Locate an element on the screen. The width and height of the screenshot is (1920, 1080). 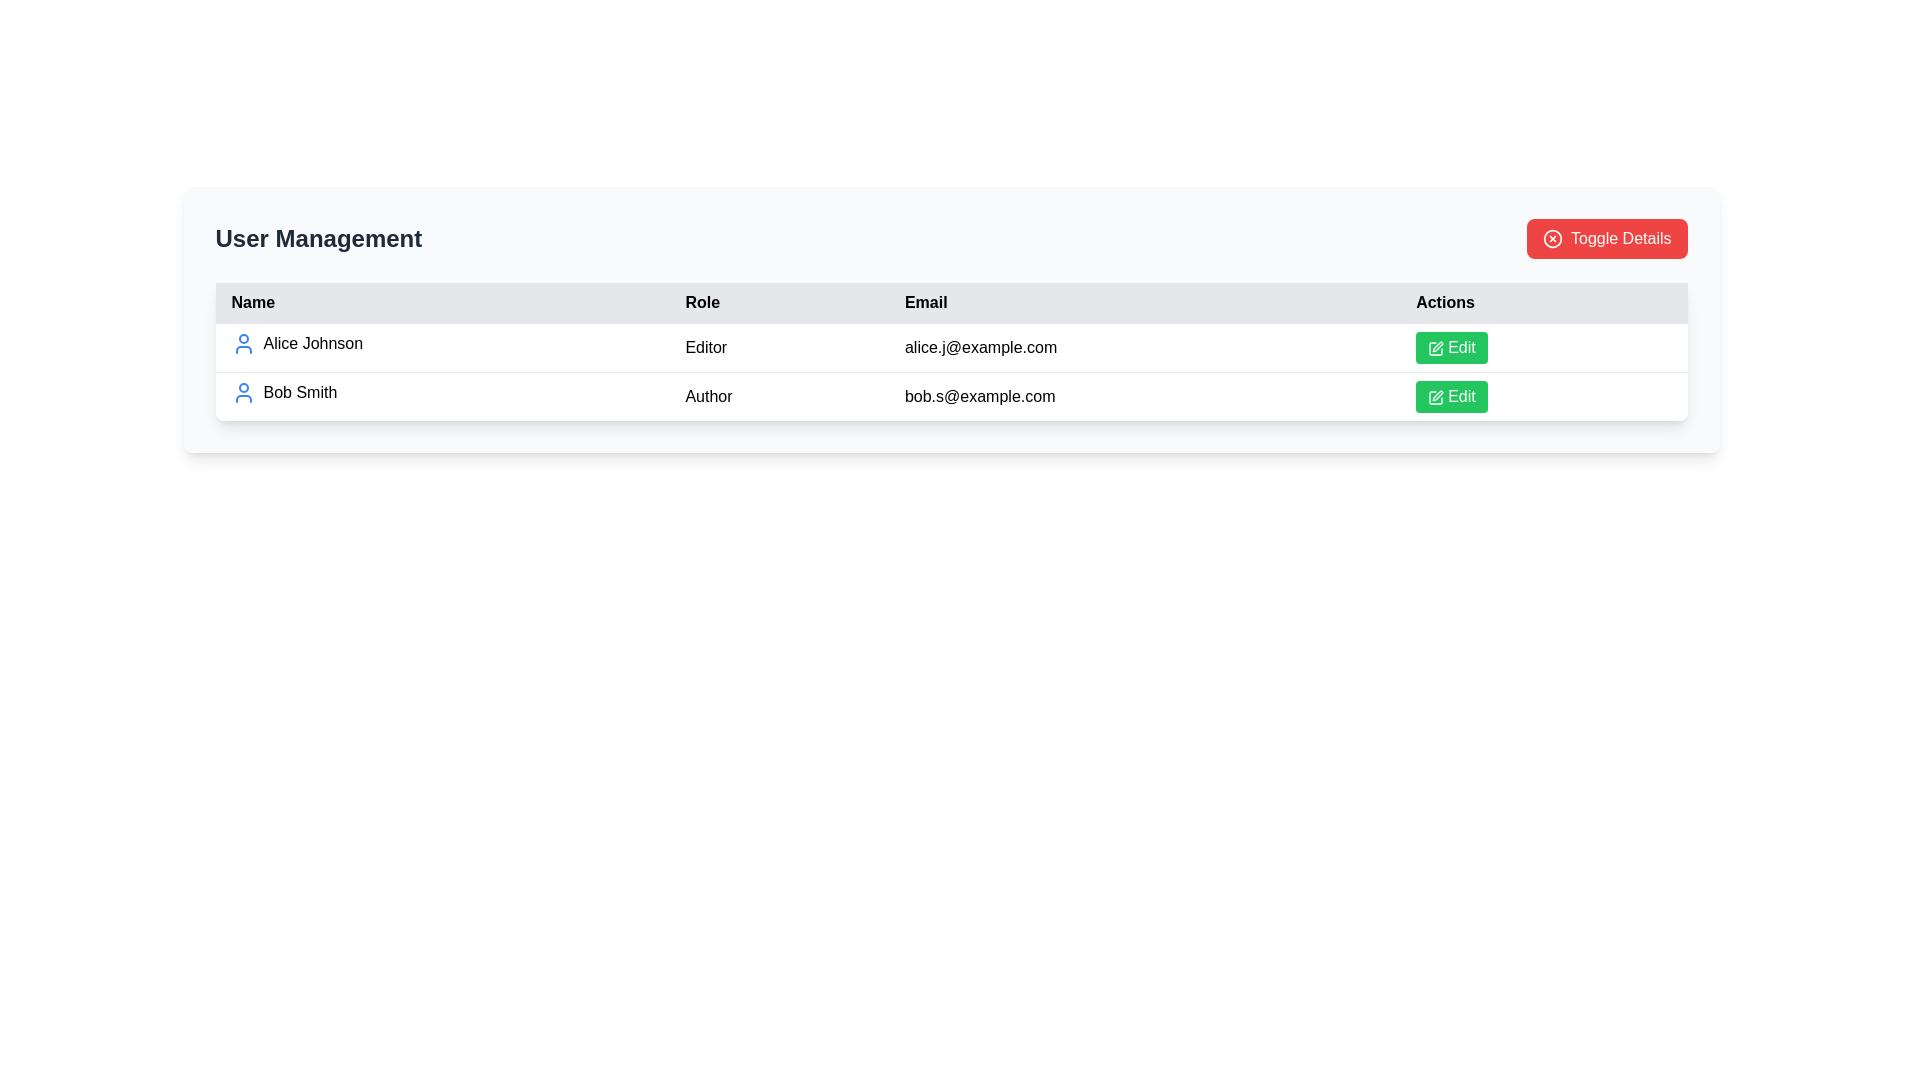
the edit icon located to the left of the text inside the green 'Edit' button is located at coordinates (1434, 346).